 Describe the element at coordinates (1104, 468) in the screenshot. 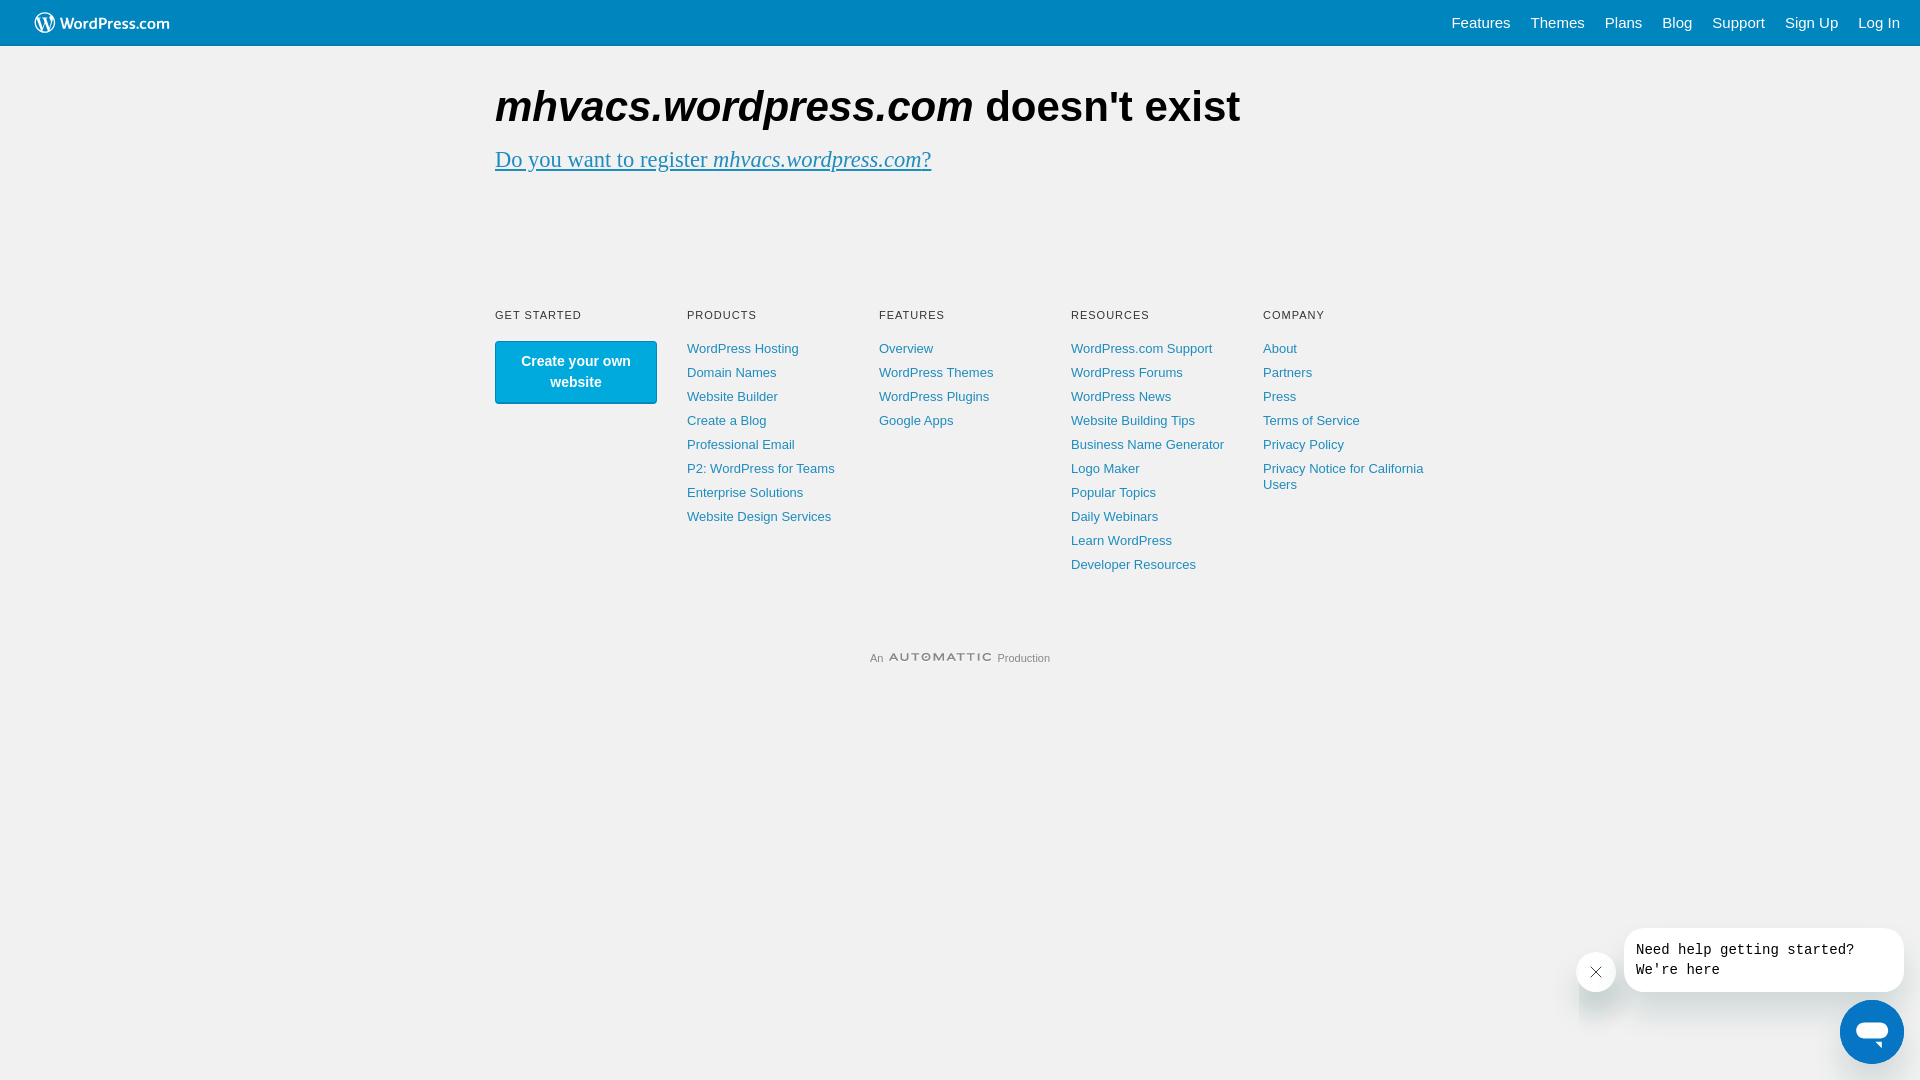

I see `'Logo Maker'` at that location.